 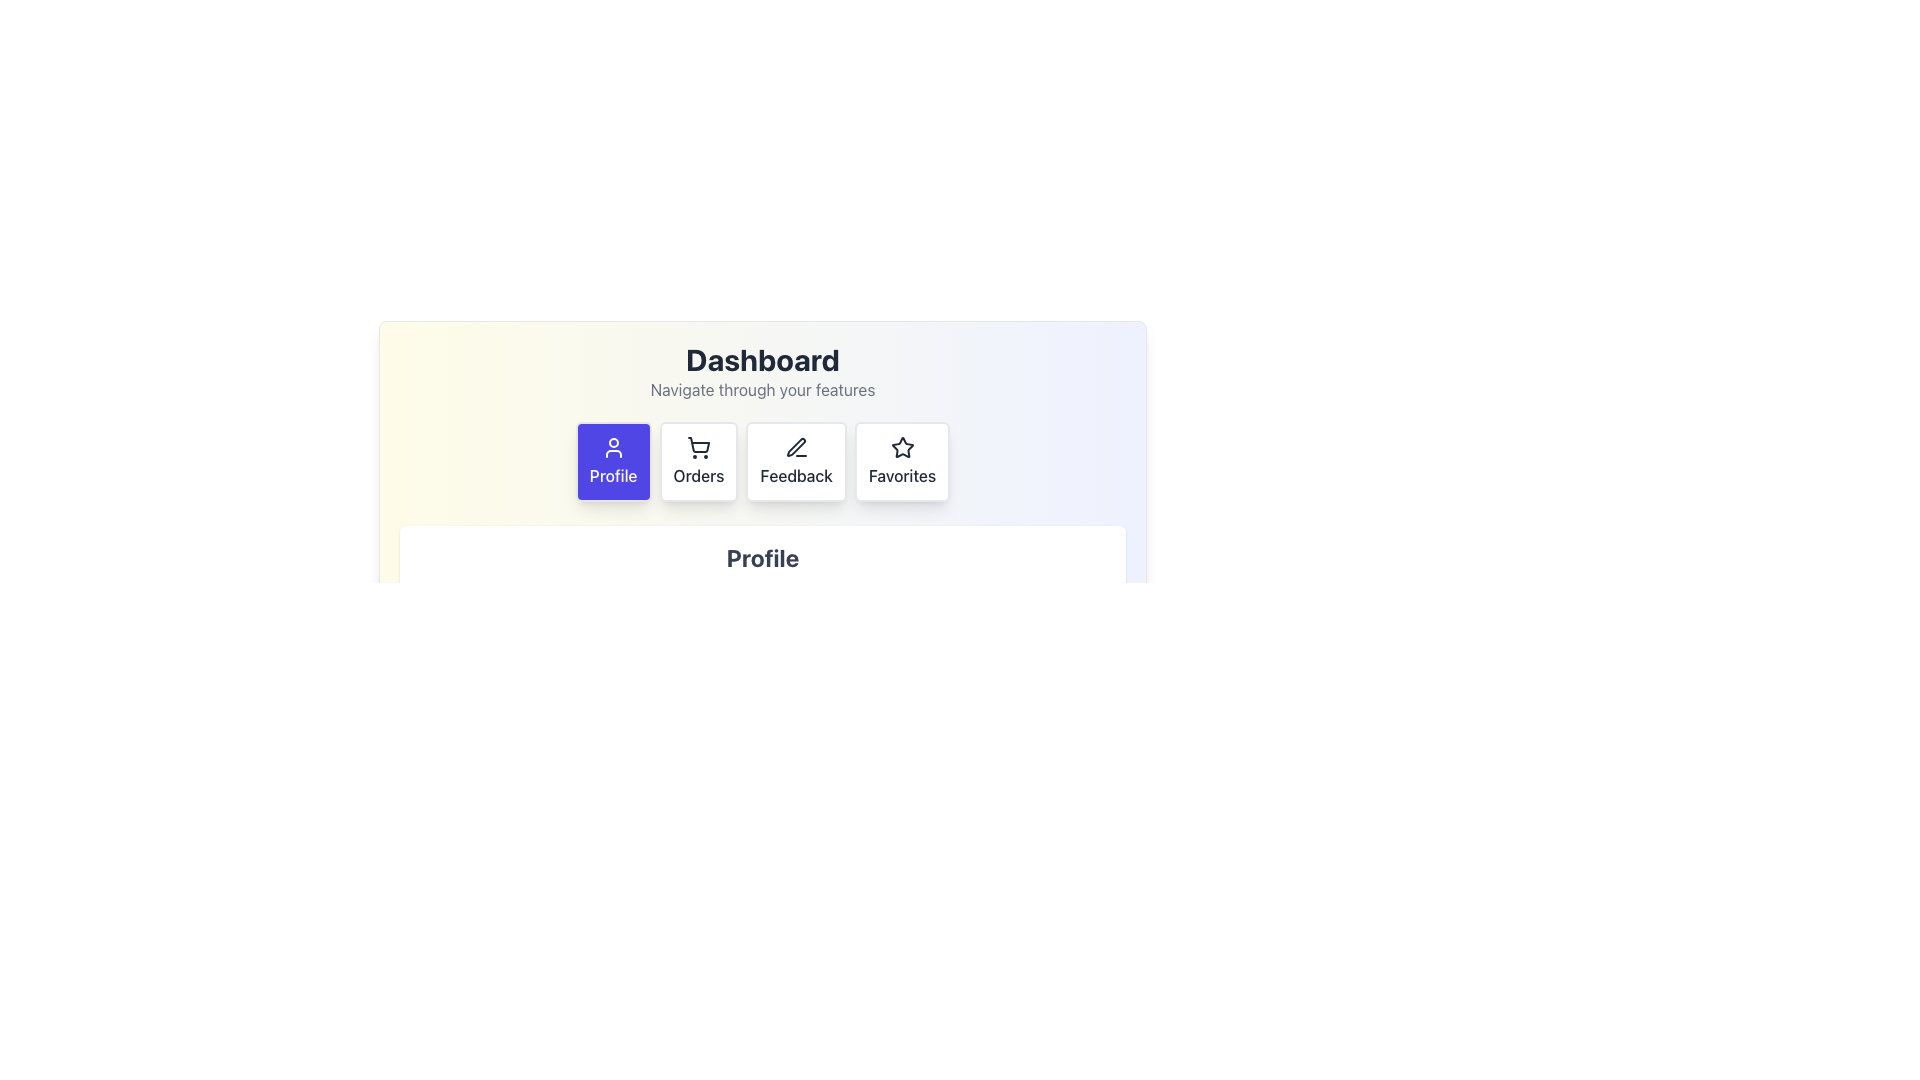 What do you see at coordinates (762, 389) in the screenshot?
I see `the Text Label that provides guidance about the features associated with the 'Dashboard', positioned directly below the 'Dashboard' heading` at bounding box center [762, 389].